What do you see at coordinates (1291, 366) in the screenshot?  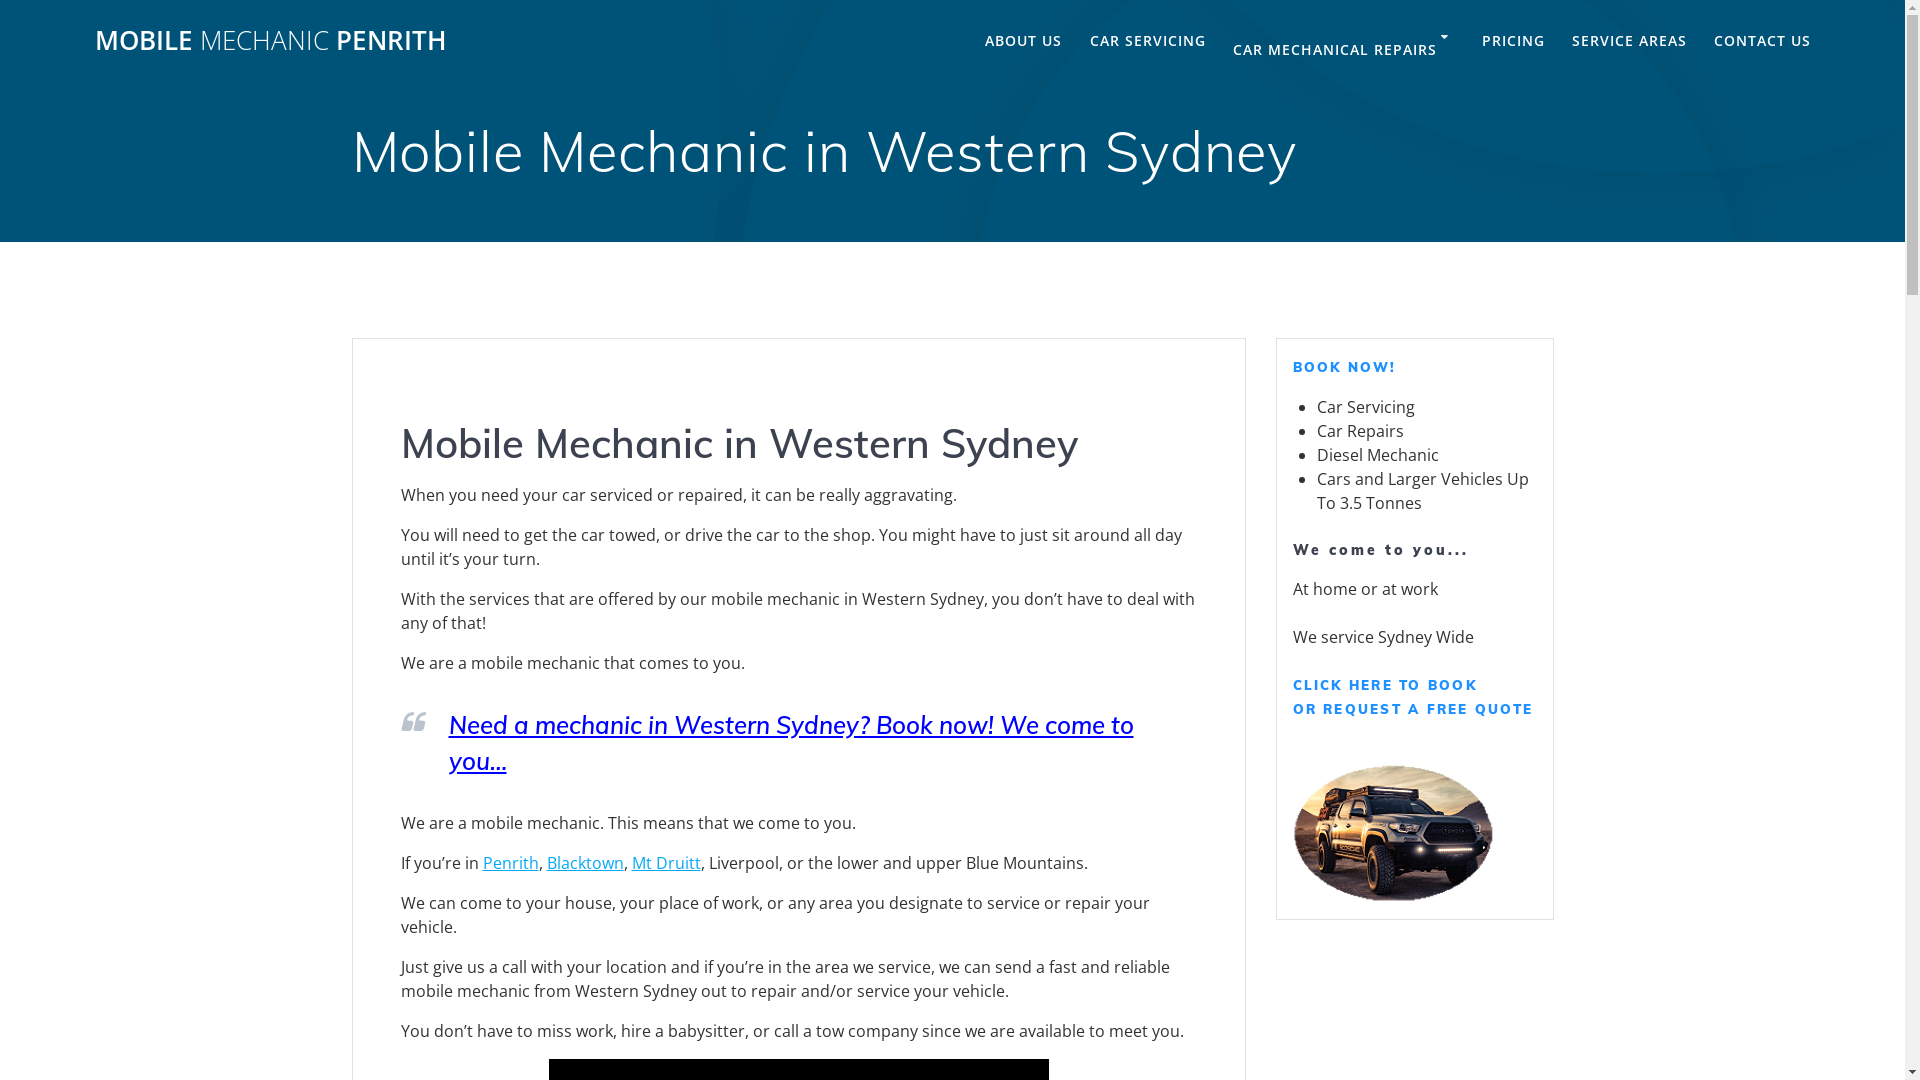 I see `'BOOK NOW!'` at bounding box center [1291, 366].